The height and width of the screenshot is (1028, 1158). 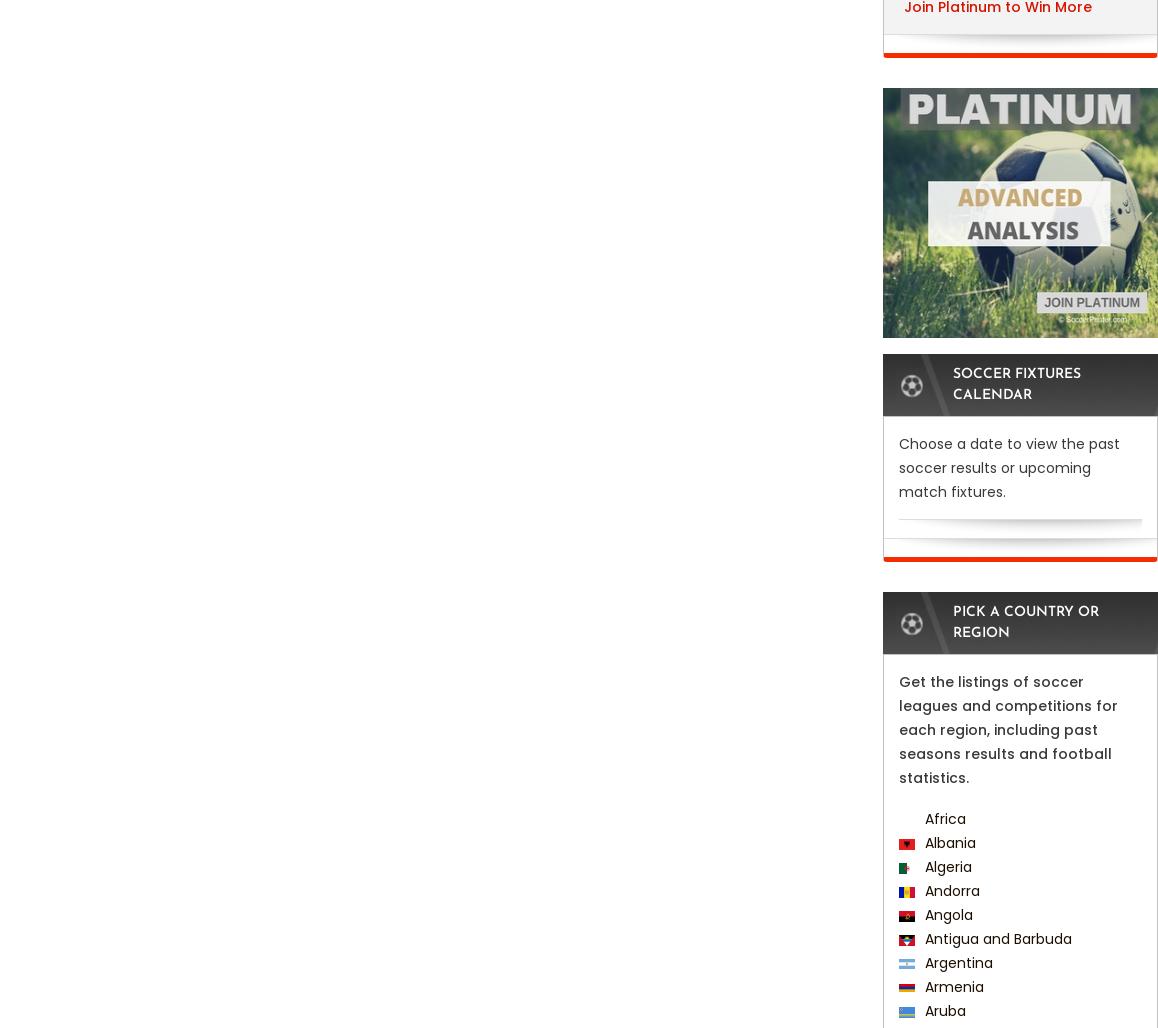 I want to click on 'Africa', so click(x=941, y=819).